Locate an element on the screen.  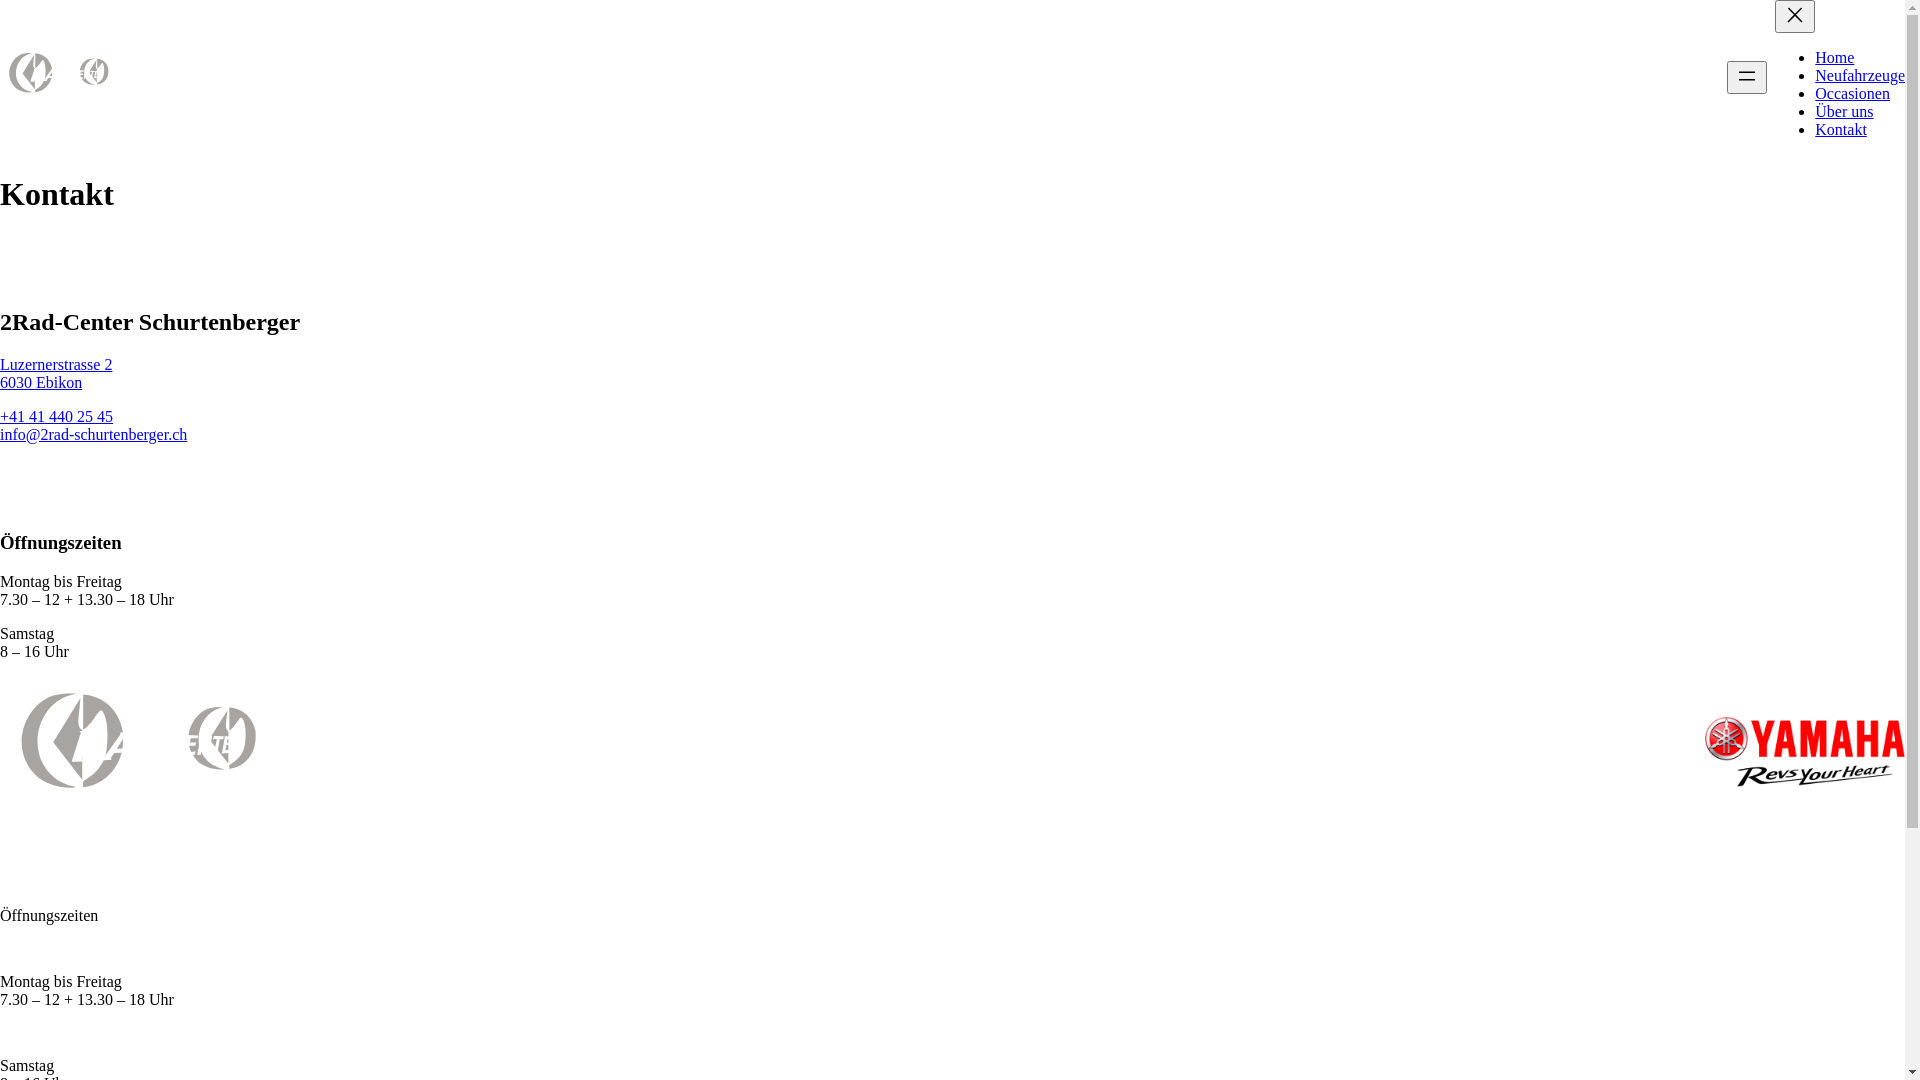
'+41 41 440 25 45' is located at coordinates (56, 415).